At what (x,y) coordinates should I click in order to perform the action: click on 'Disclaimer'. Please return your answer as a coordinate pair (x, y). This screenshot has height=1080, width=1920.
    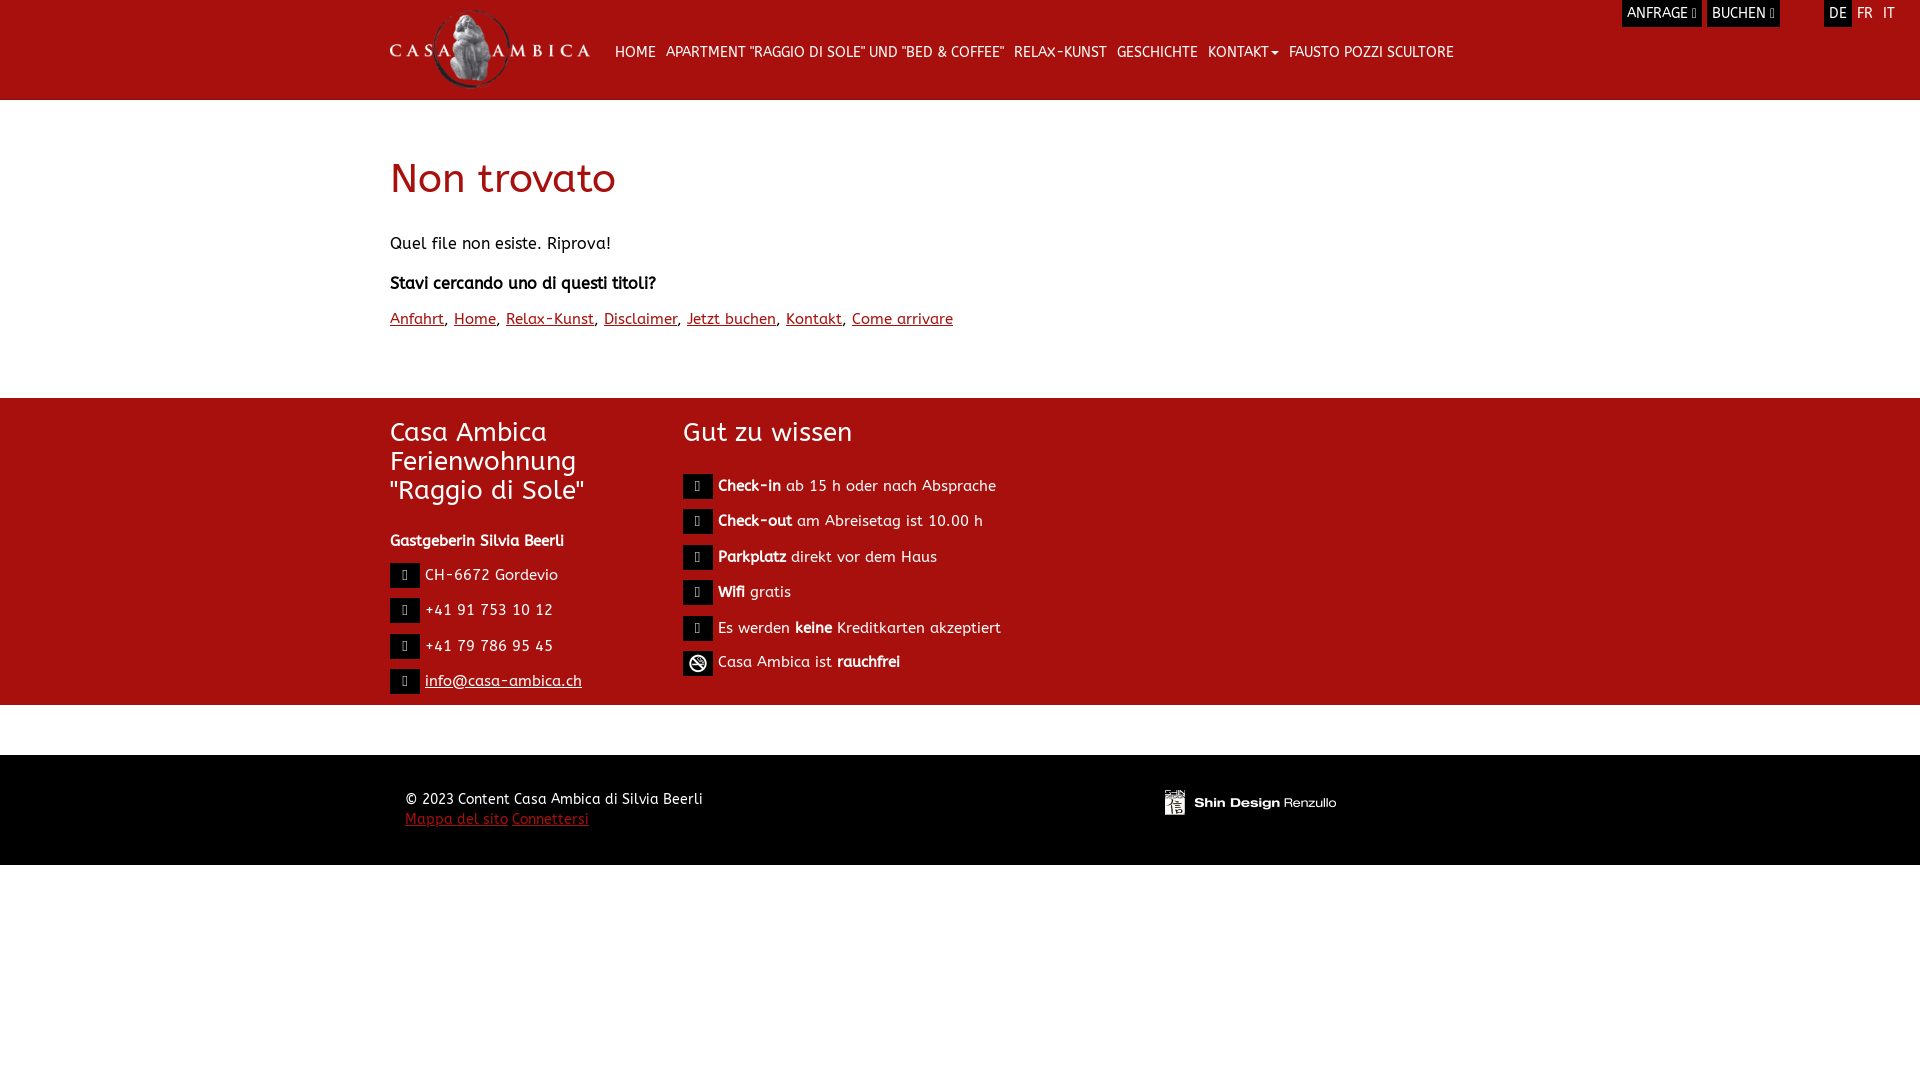
    Looking at the image, I should click on (640, 318).